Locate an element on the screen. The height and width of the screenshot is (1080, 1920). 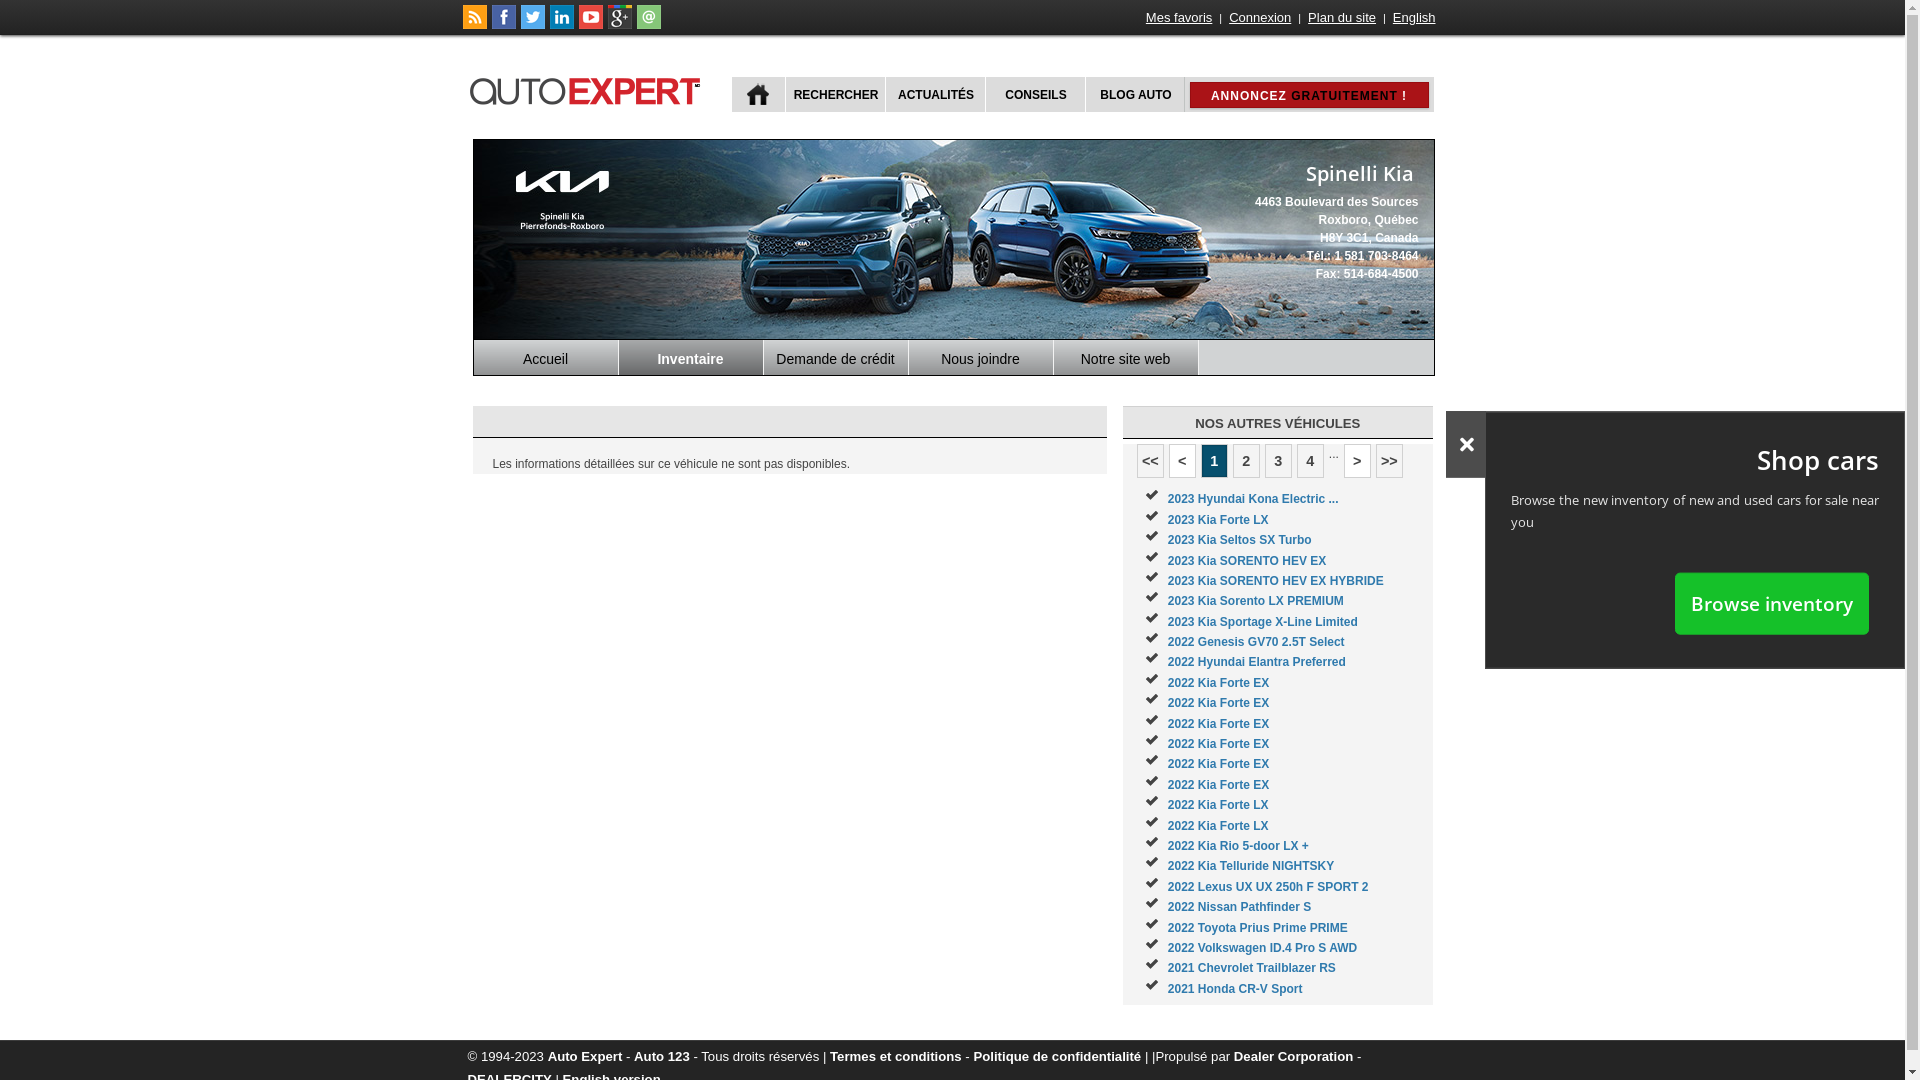
'2022 Kia Forte EX' is located at coordinates (1217, 724).